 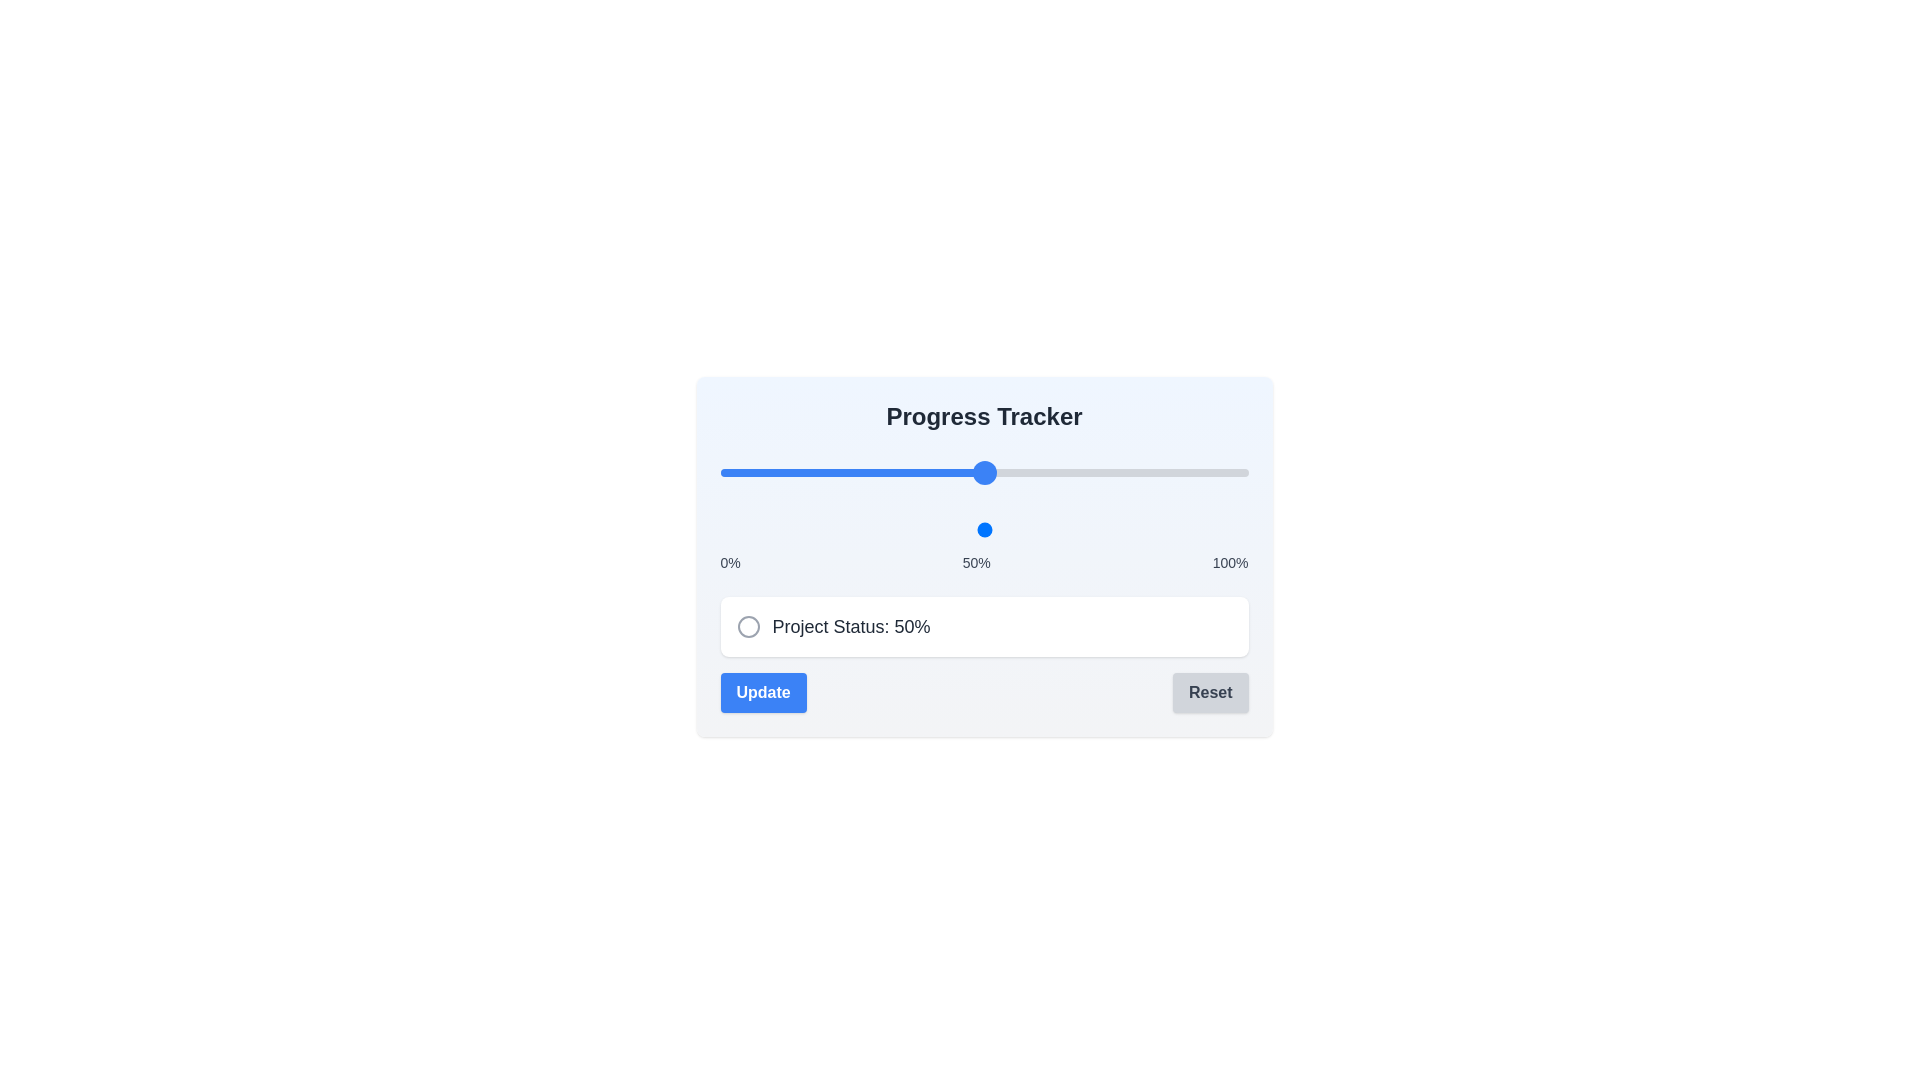 I want to click on 'Reset' button to reset the progress, so click(x=1208, y=692).